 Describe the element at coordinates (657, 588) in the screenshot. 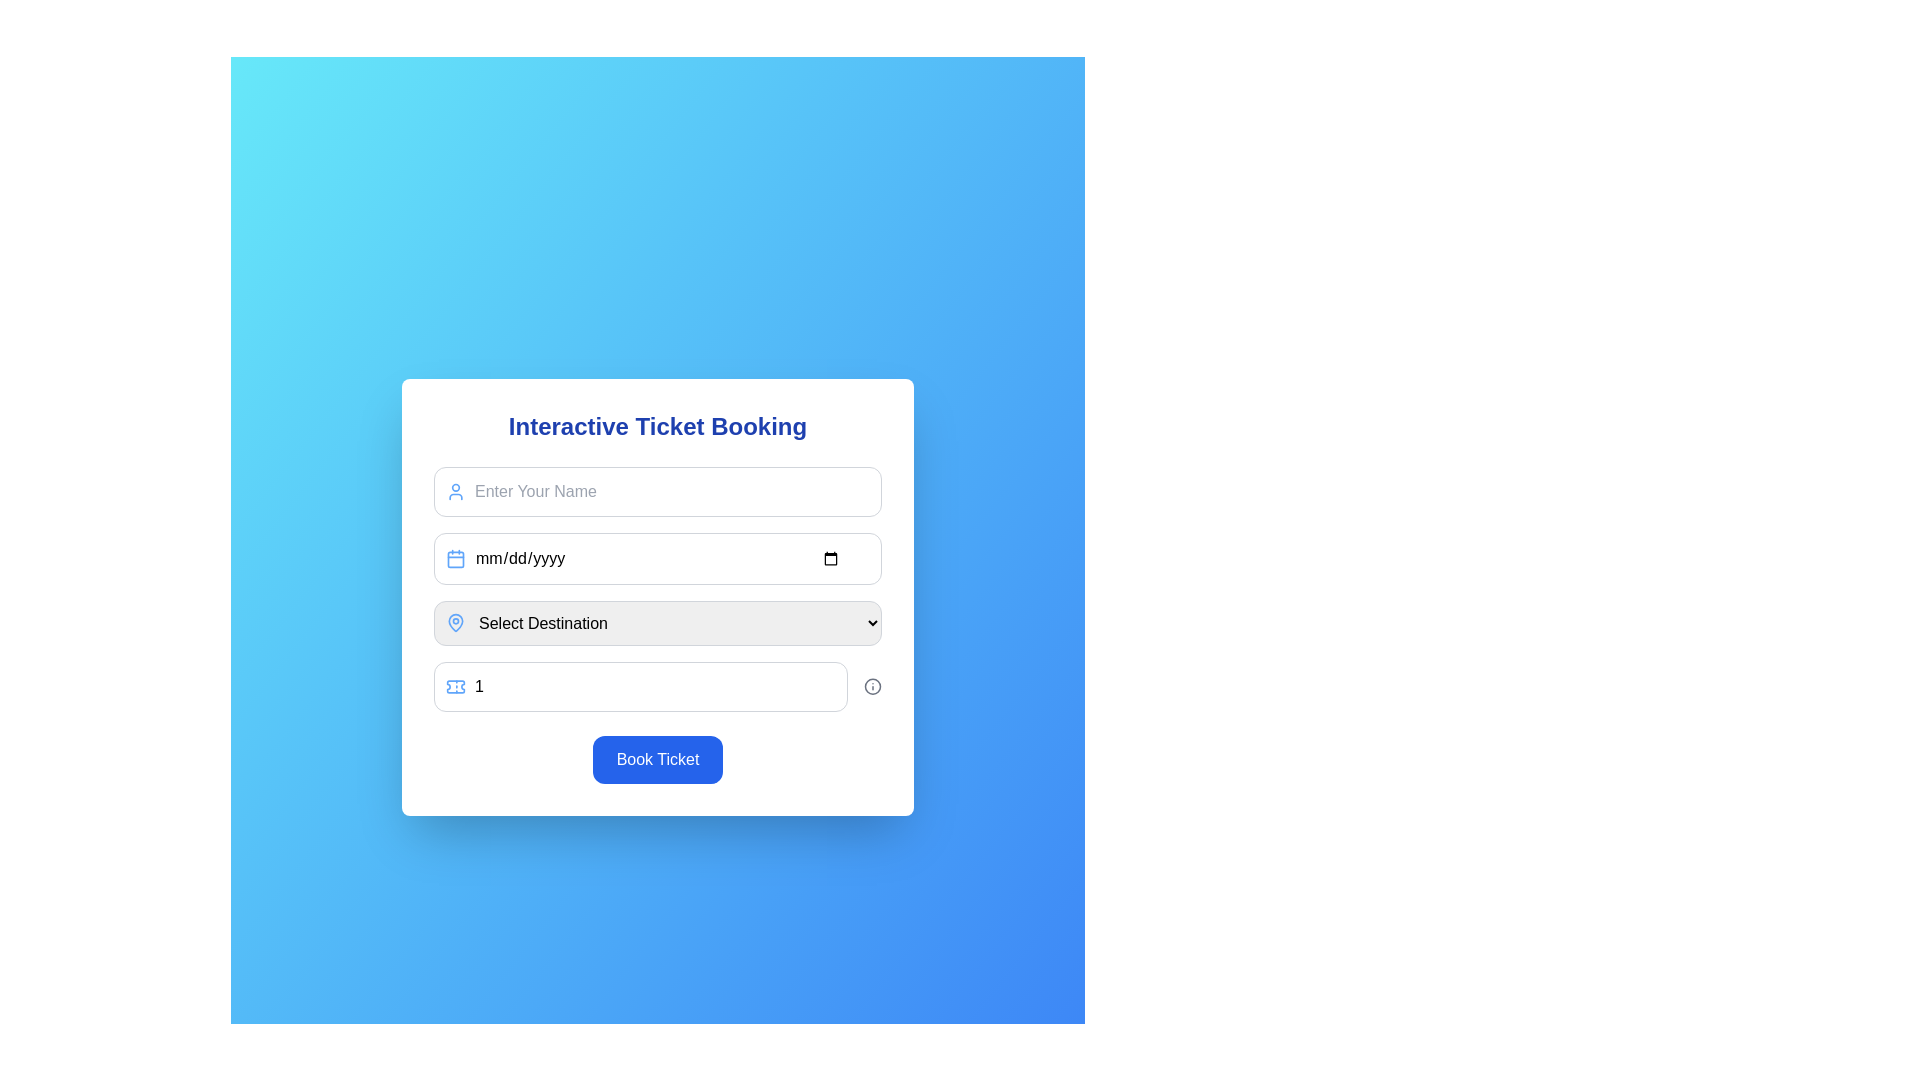

I see `the Dropdown menu located between the date input field and the numeric input field for keyboard interaction` at that location.